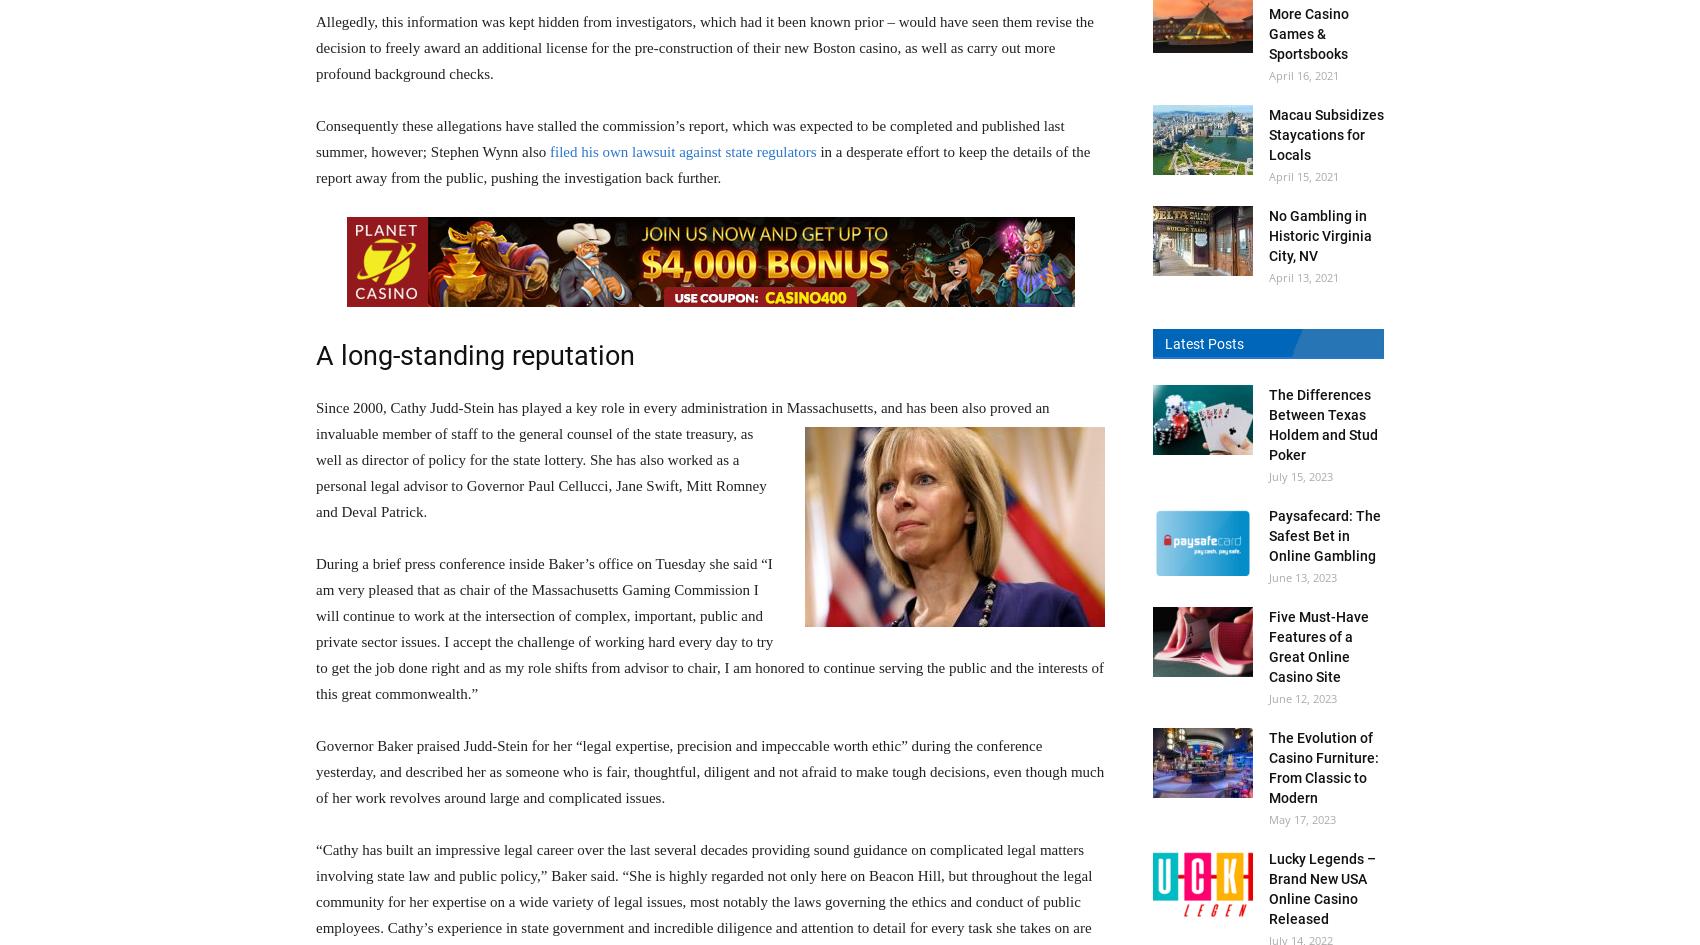  I want to click on 'Since 2000, Cathy Judd-Stein has played a key role in every administration in', so click(549, 407).